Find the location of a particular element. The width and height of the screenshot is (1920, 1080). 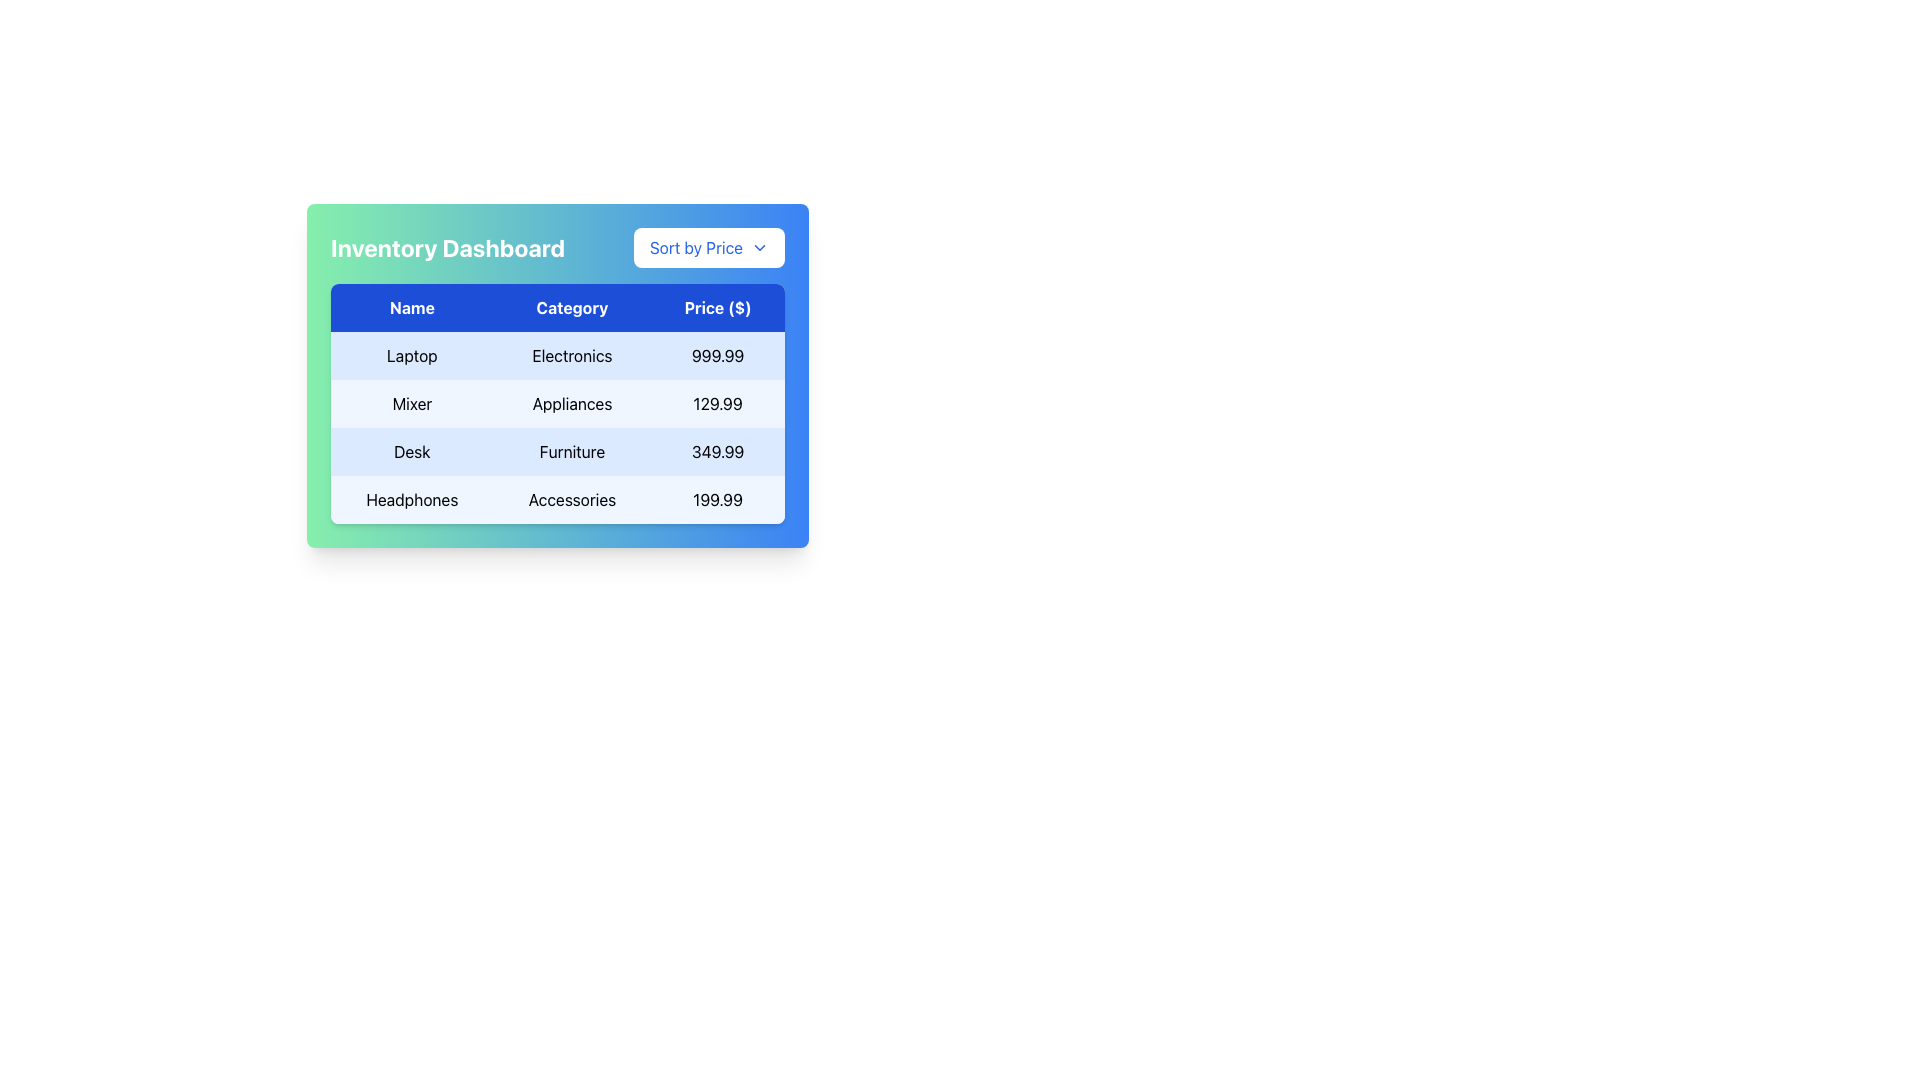

the content of the table displaying items, categories, and prices in the 'Inventory Dashboard' is located at coordinates (557, 404).